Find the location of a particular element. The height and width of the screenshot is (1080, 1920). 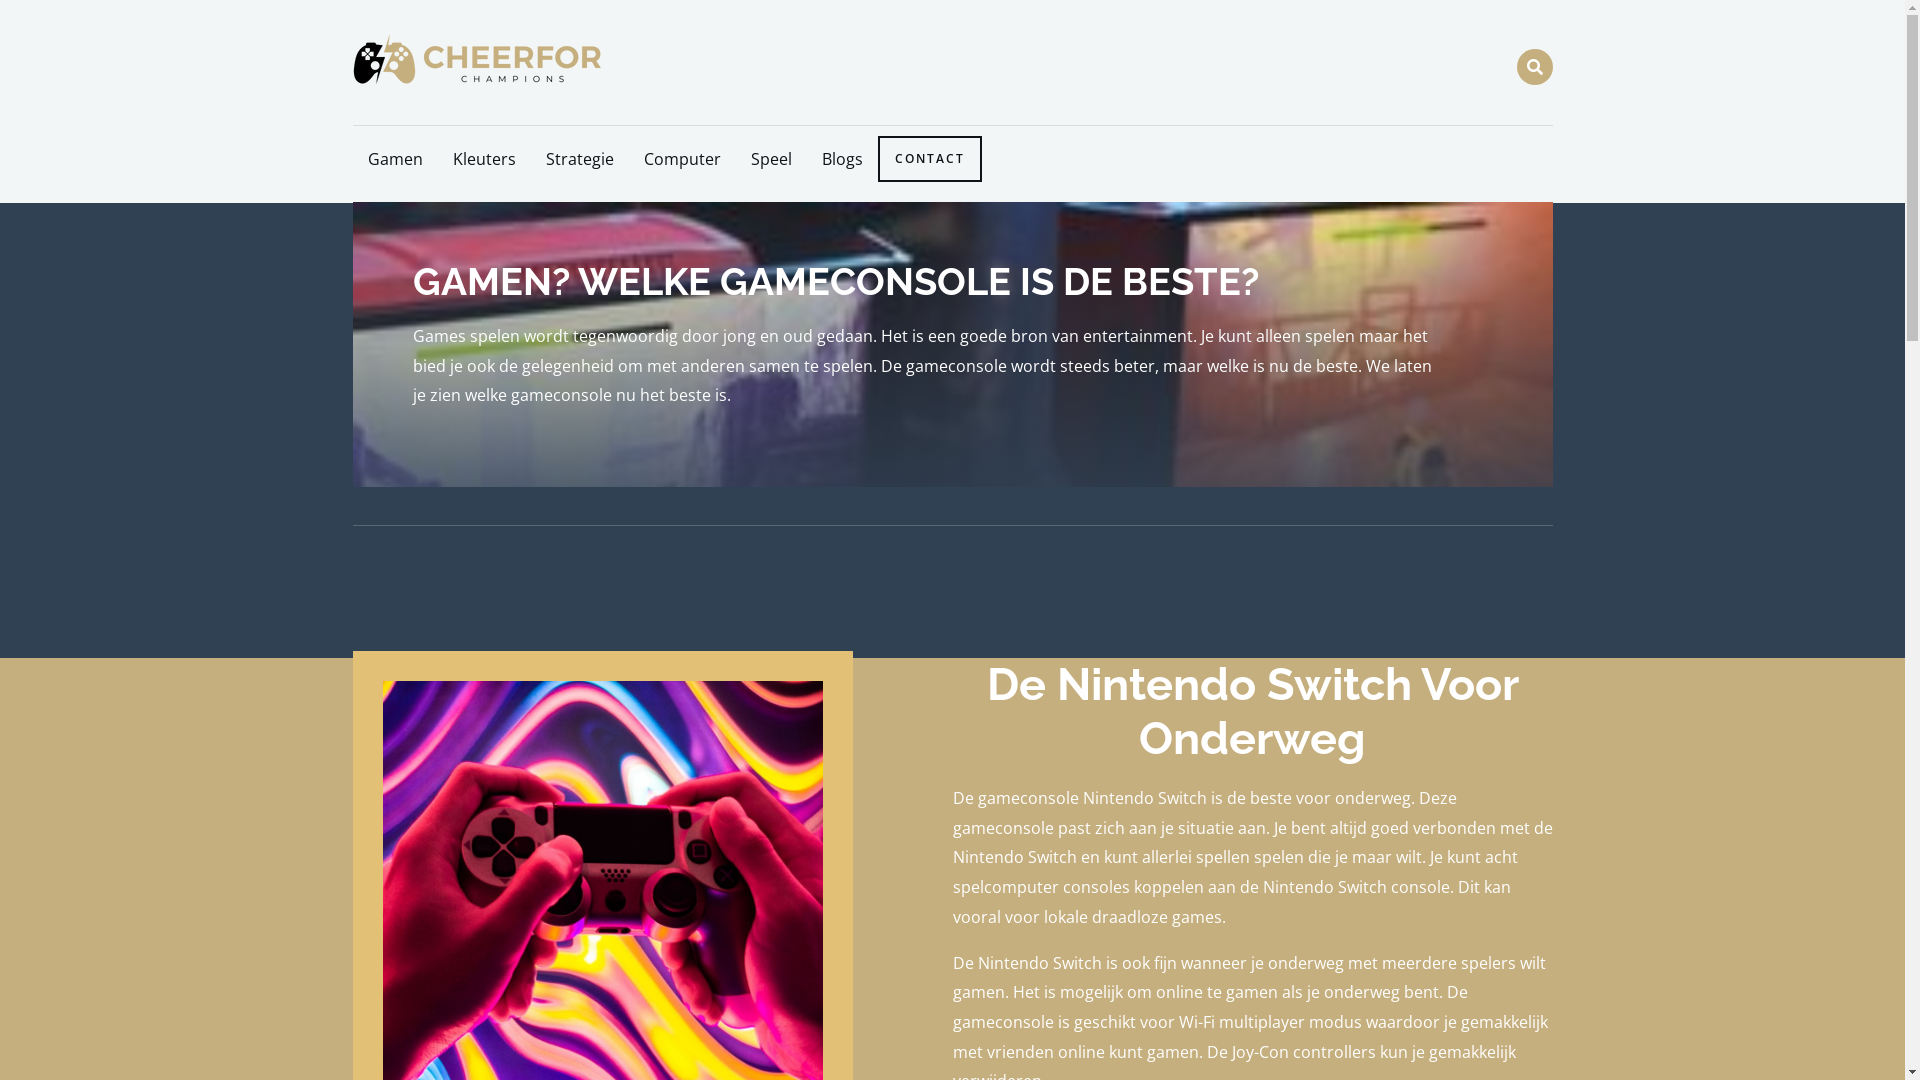

'CONTACT' is located at coordinates (929, 157).